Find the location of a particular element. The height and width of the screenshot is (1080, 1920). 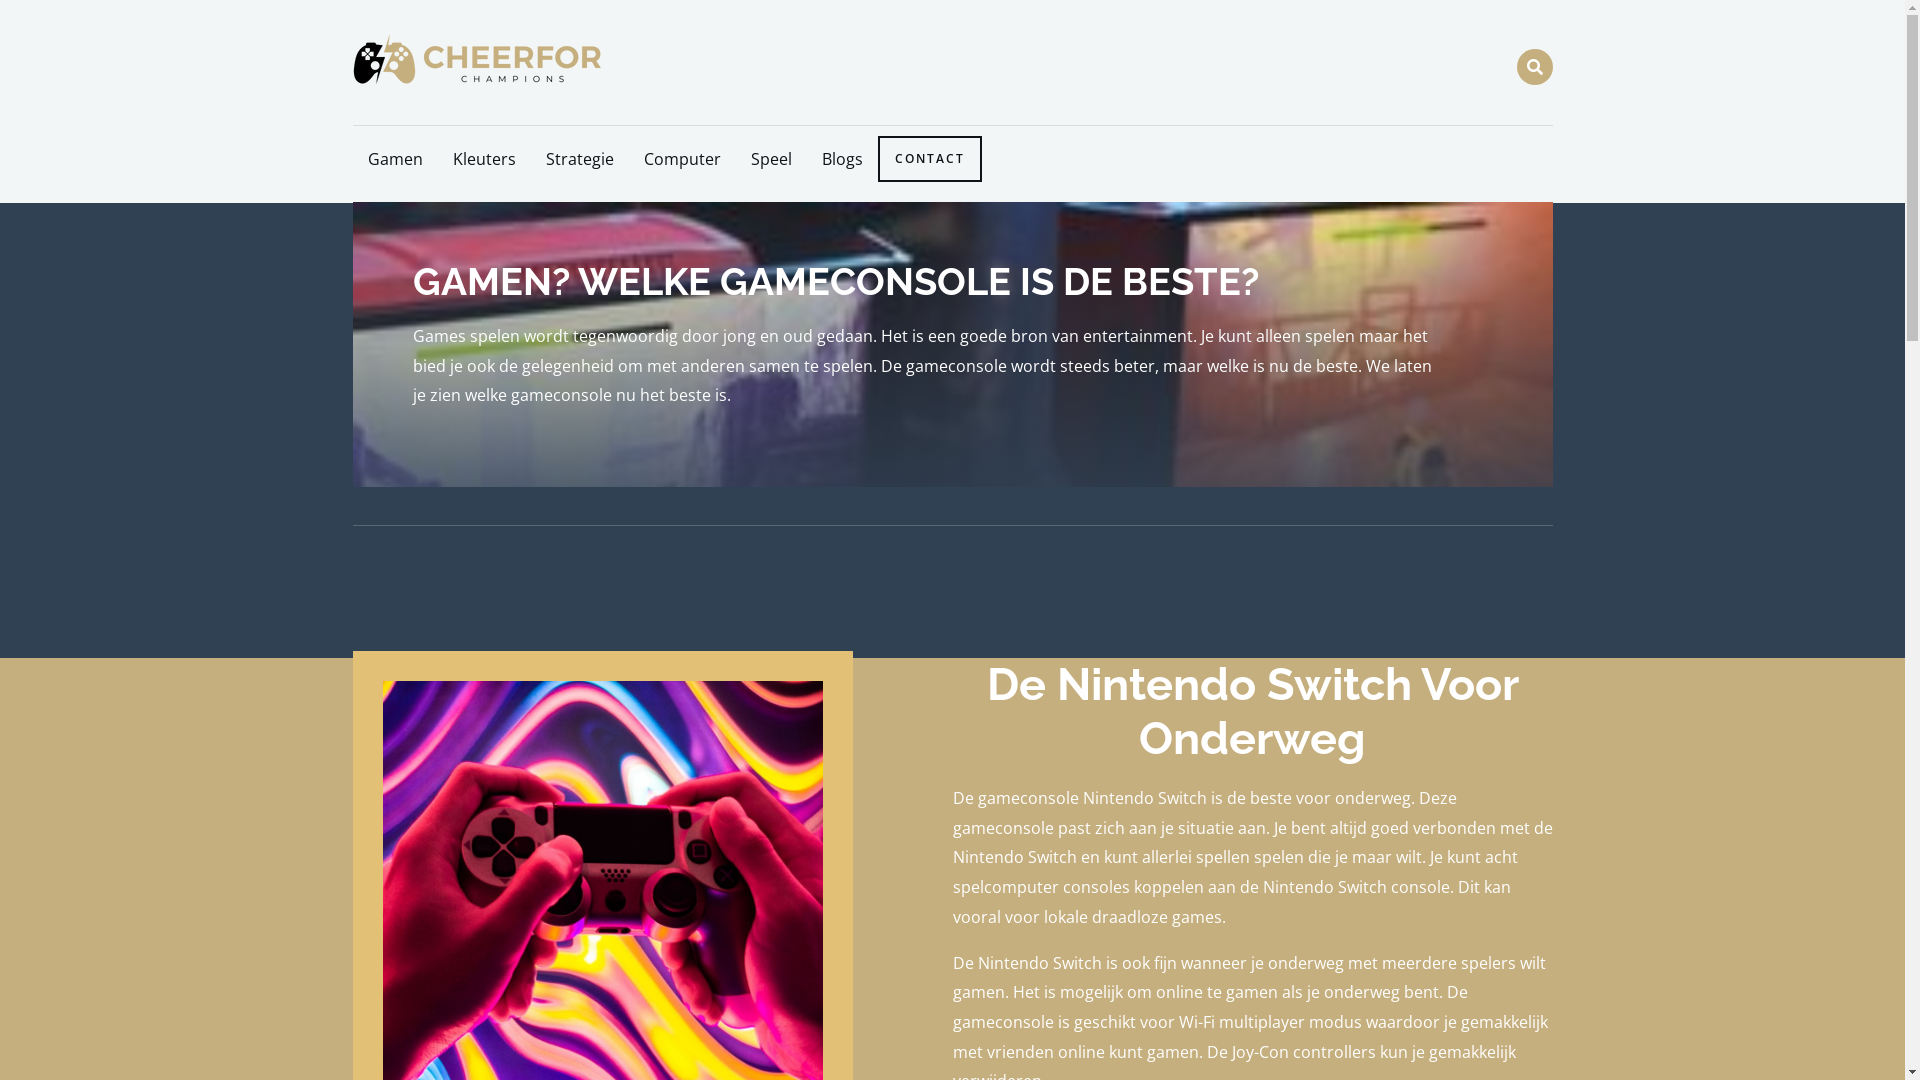

'CONTACT' is located at coordinates (929, 157).